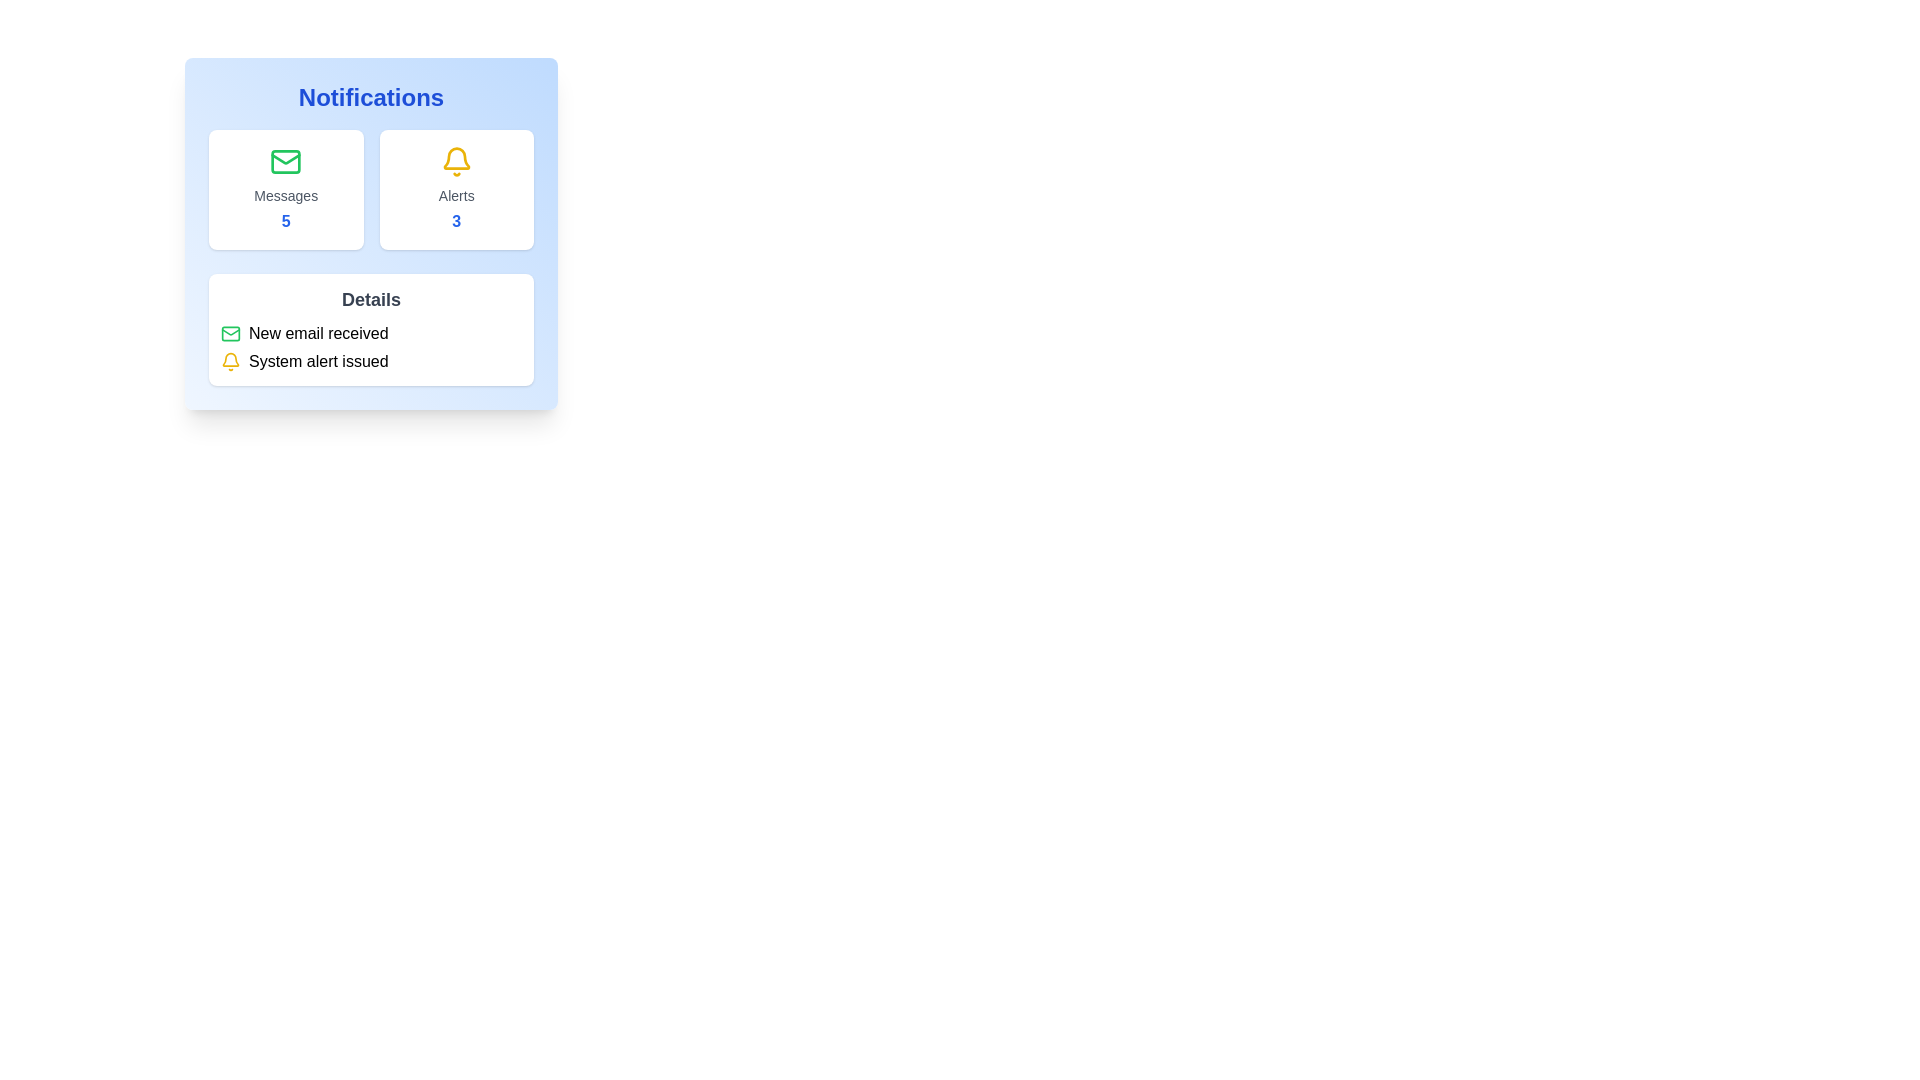 This screenshot has height=1080, width=1920. I want to click on the alert notification icon located at the far left of the 'System alert issued' section, so click(230, 362).